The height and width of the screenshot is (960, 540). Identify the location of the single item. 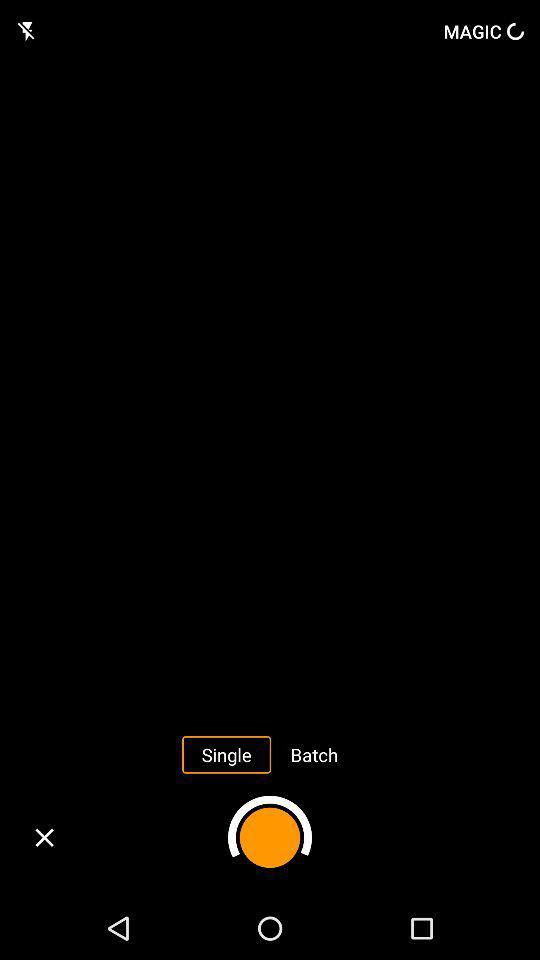
(225, 753).